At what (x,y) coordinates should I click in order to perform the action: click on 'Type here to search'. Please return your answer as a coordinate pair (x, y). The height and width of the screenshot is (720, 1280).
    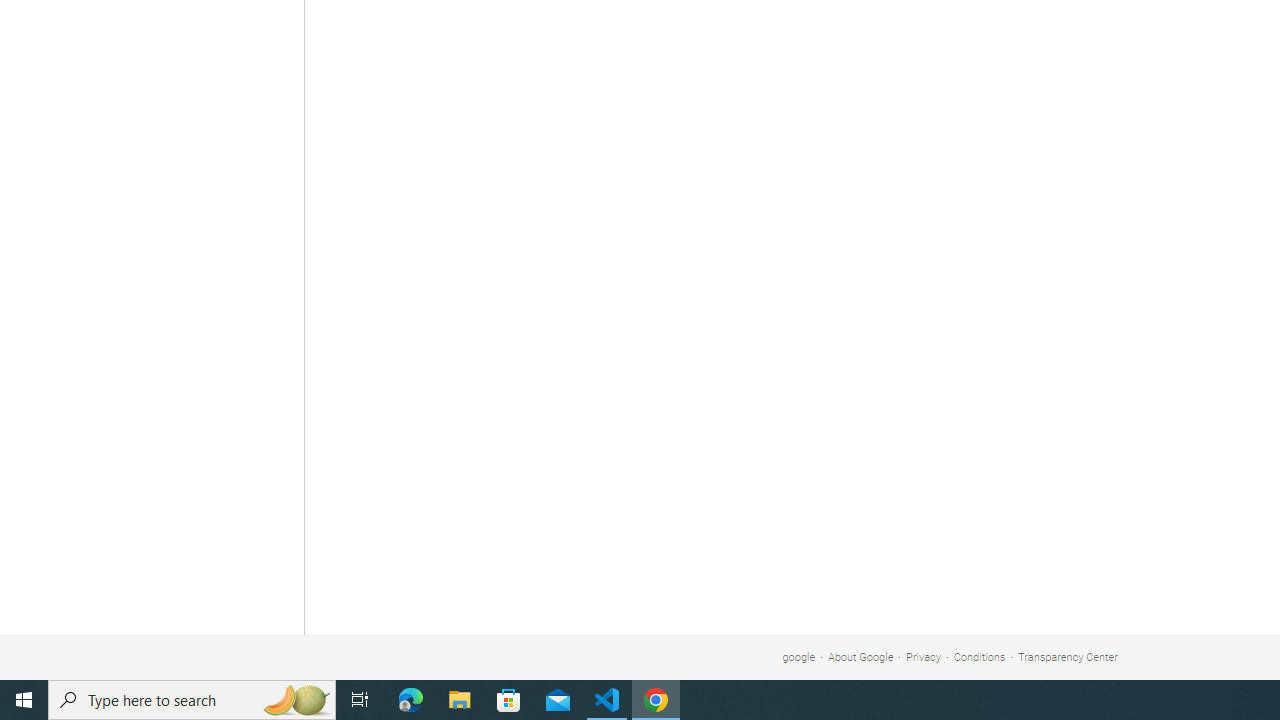
    Looking at the image, I should click on (192, 698).